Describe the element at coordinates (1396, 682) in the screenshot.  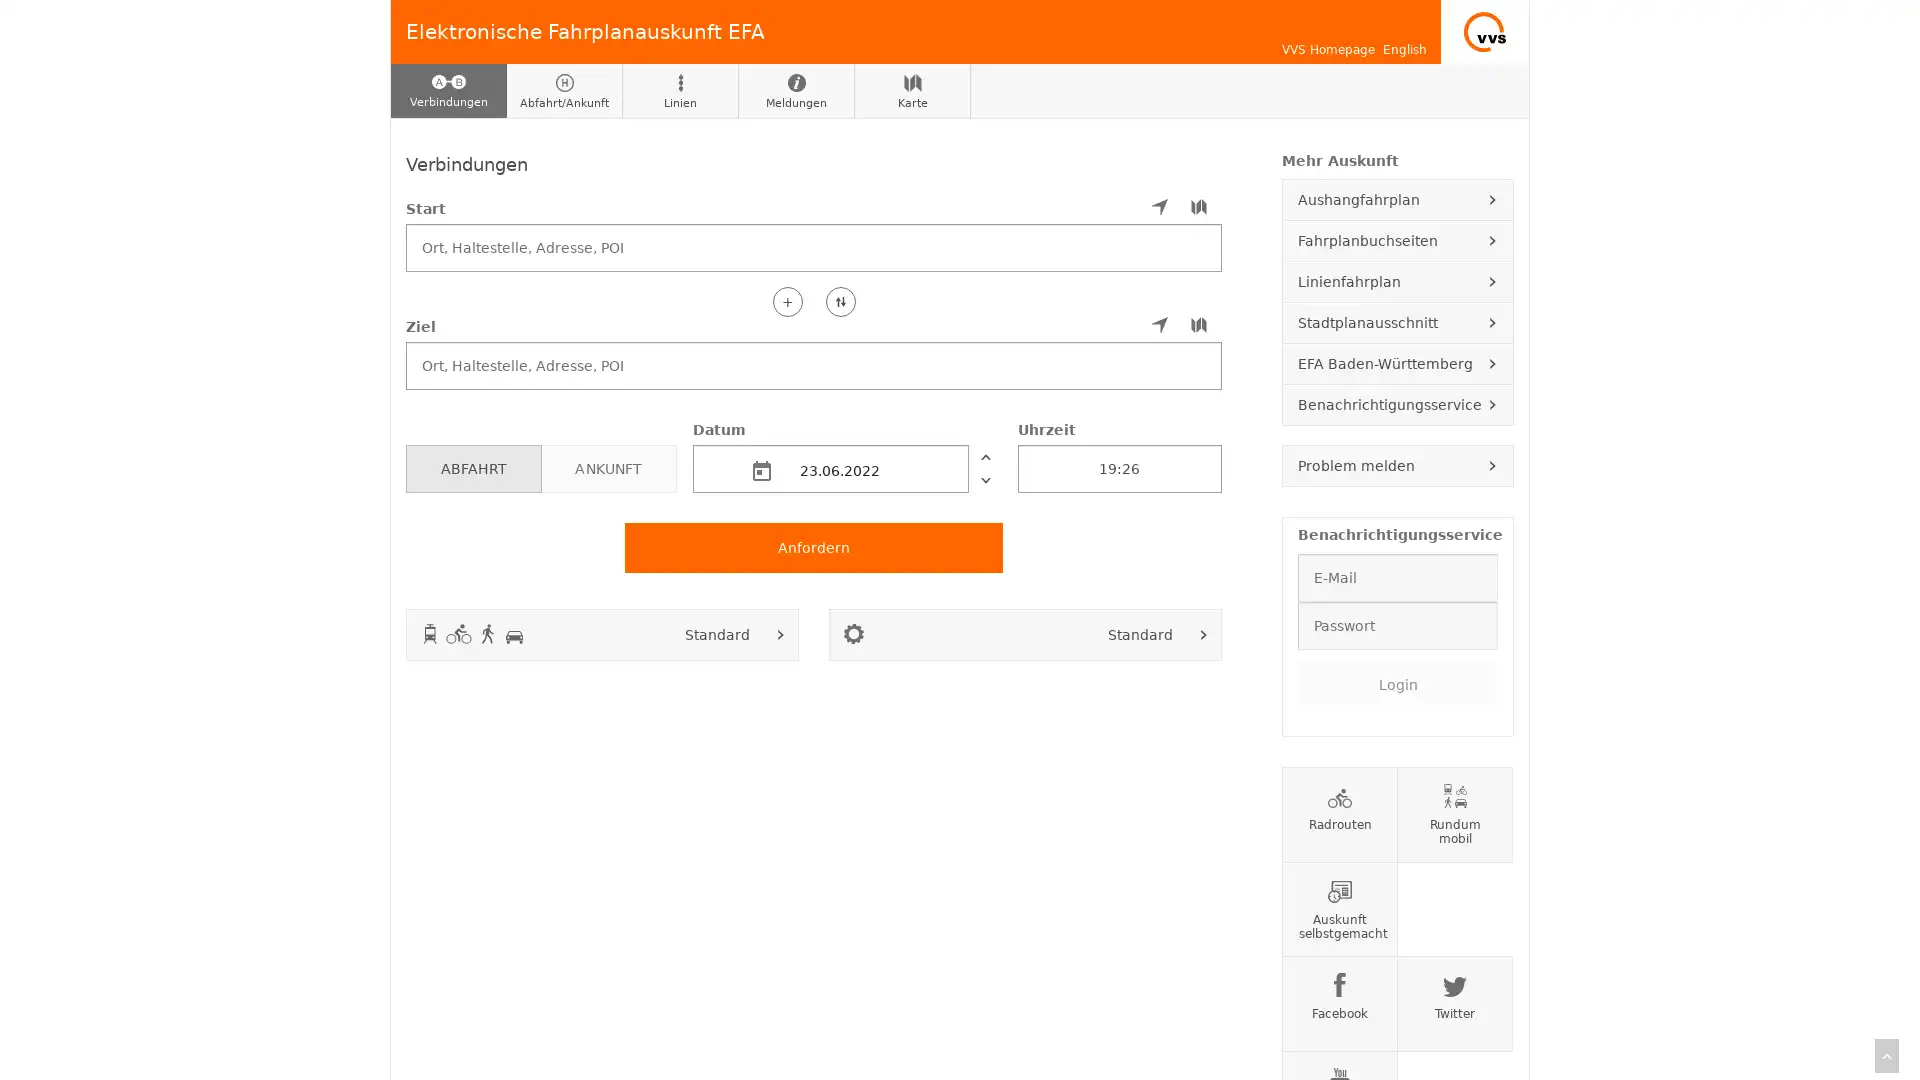
I see `Login` at that location.